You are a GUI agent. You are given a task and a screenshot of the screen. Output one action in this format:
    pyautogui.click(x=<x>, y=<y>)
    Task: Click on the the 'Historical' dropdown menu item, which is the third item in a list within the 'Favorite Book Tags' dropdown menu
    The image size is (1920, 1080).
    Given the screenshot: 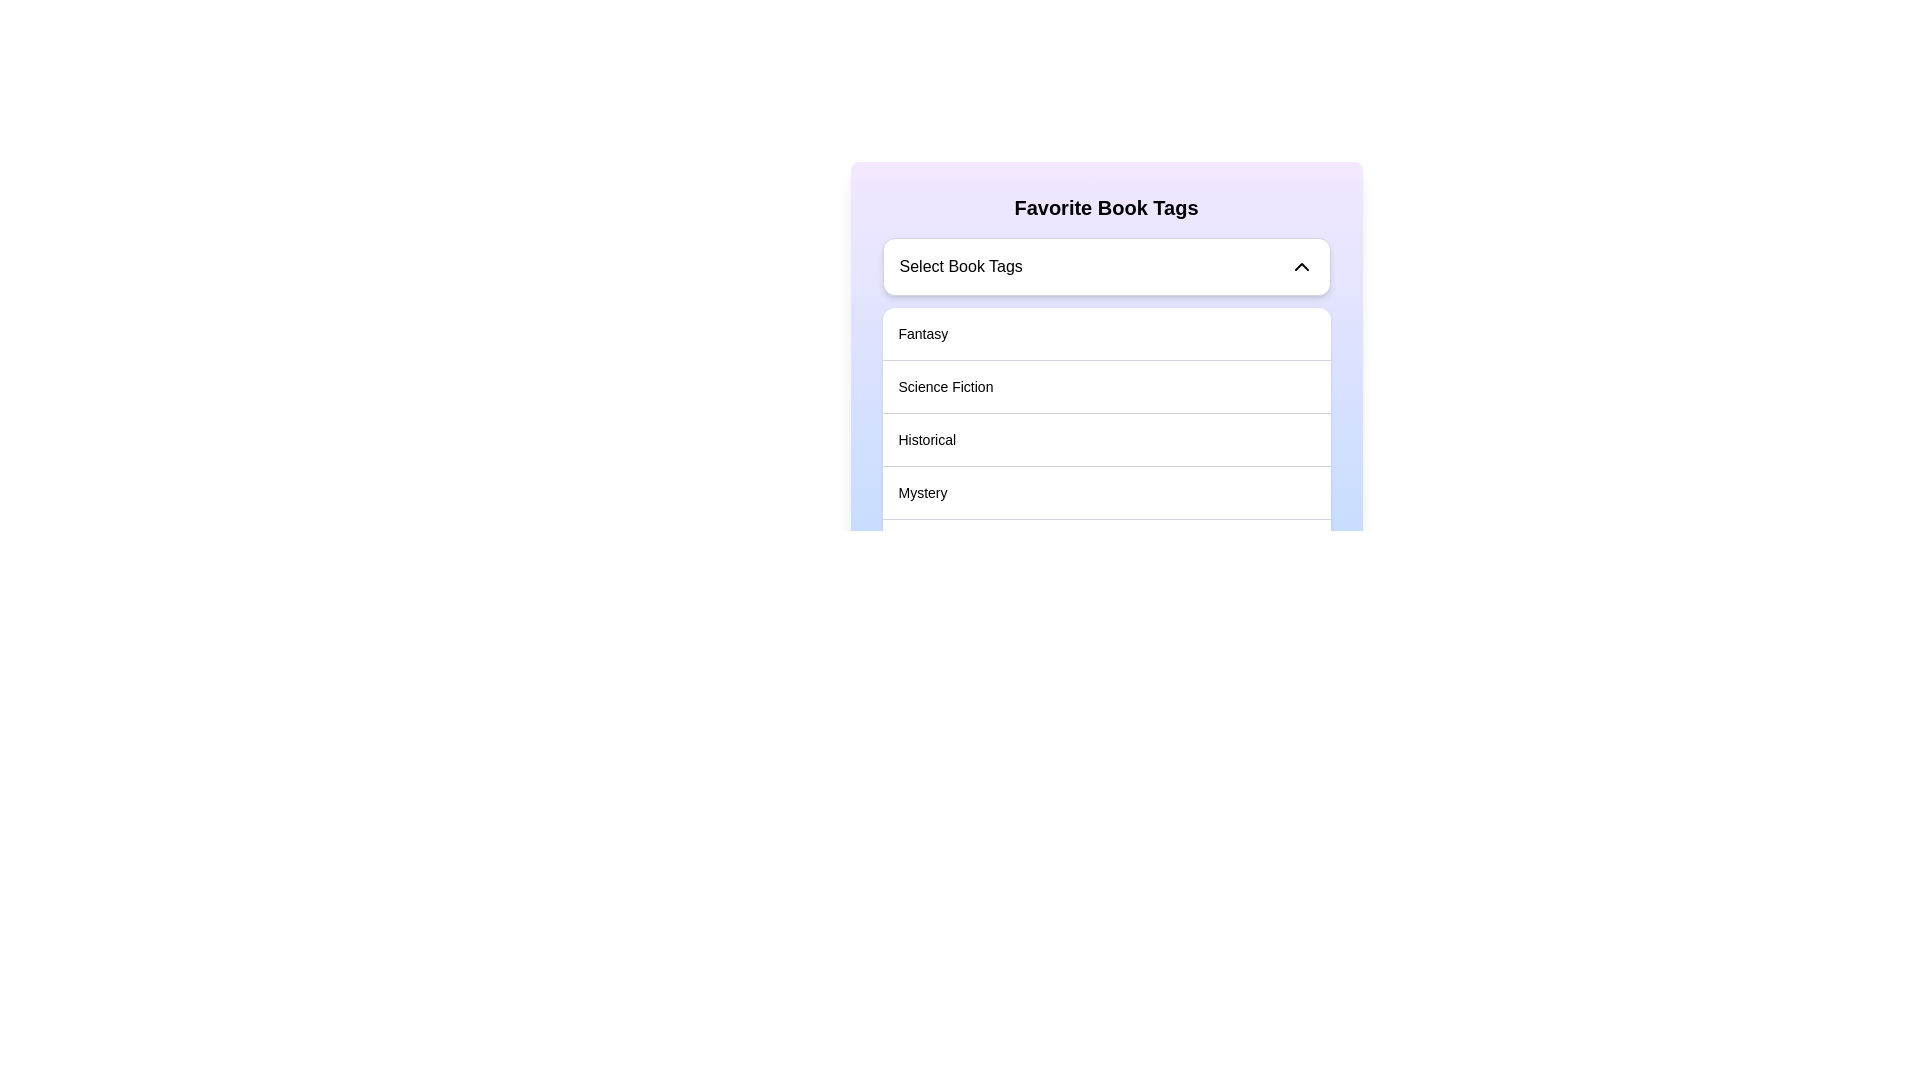 What is the action you would take?
    pyautogui.click(x=1105, y=438)
    